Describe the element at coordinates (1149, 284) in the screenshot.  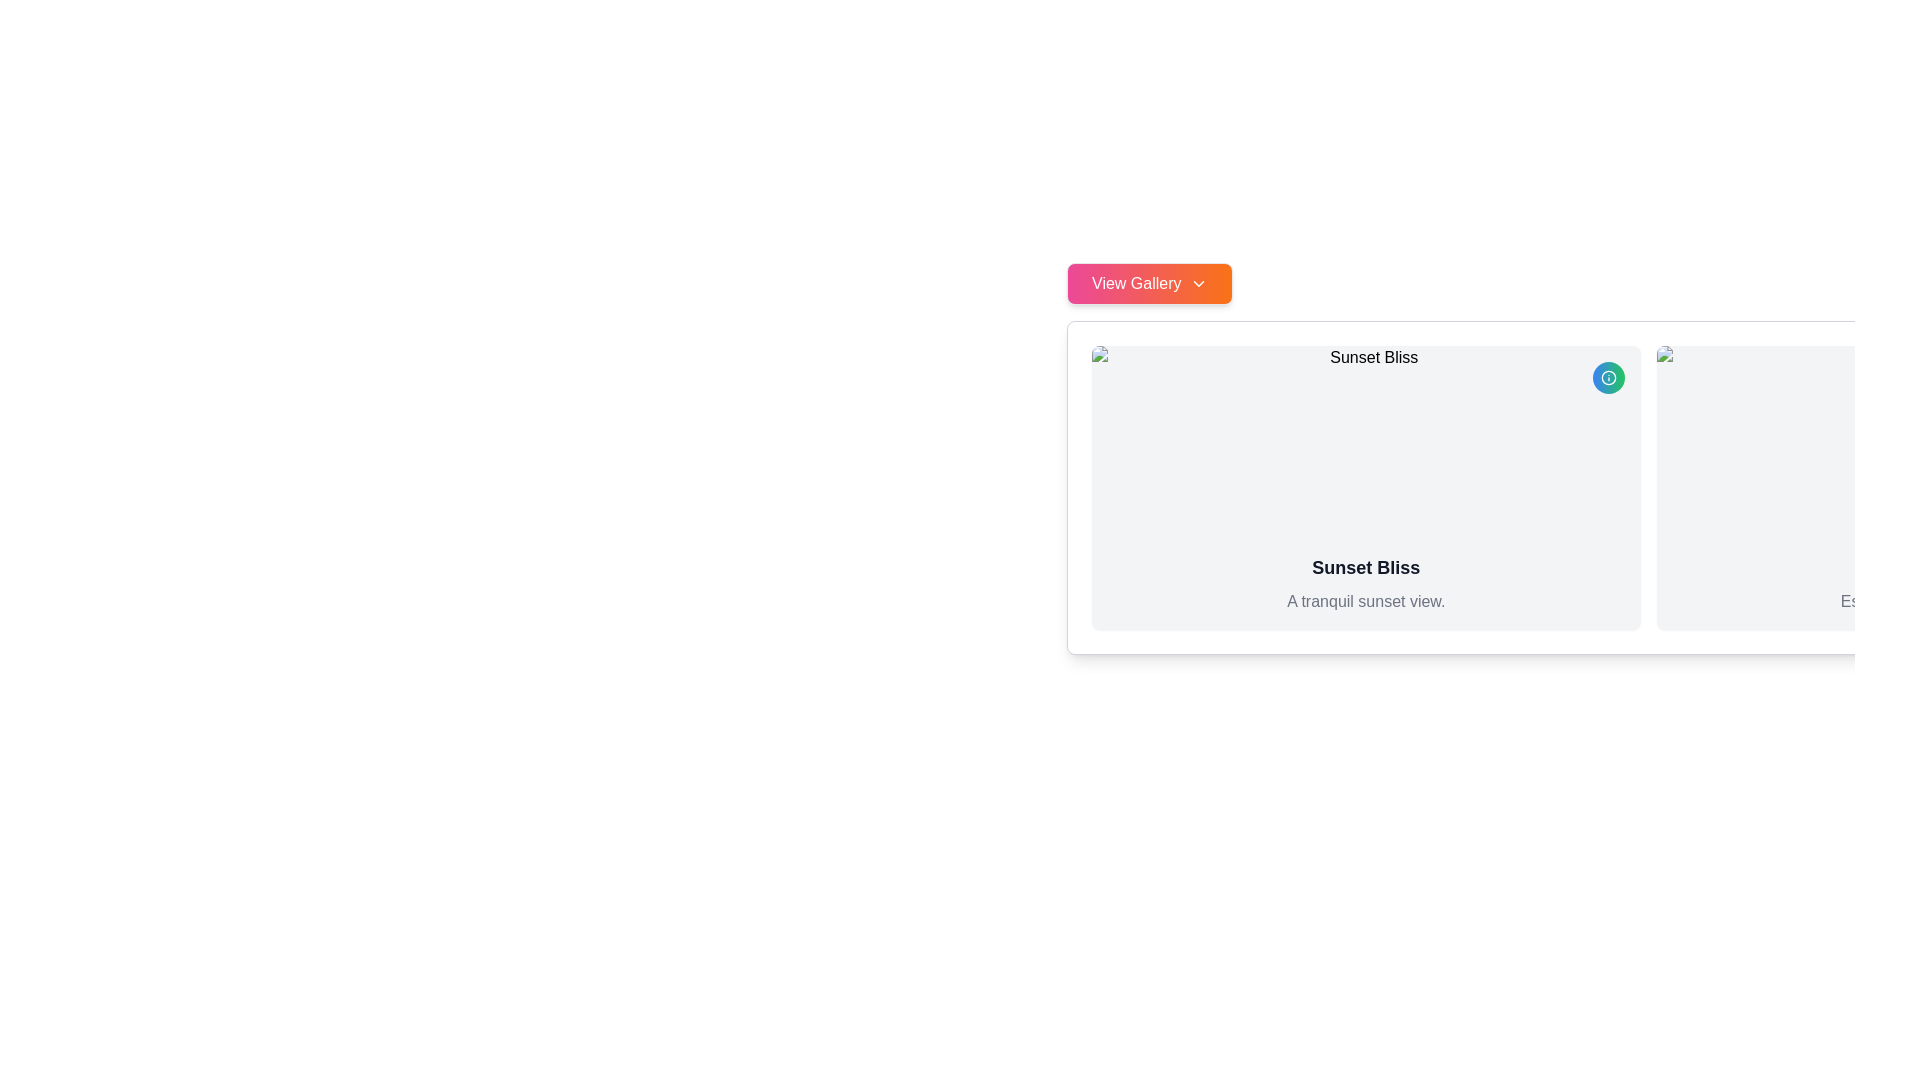
I see `the 'View Gallery' button, which is a rectangular button with a gradient background from pink to orange and features a downward-facing arrow icon` at that location.